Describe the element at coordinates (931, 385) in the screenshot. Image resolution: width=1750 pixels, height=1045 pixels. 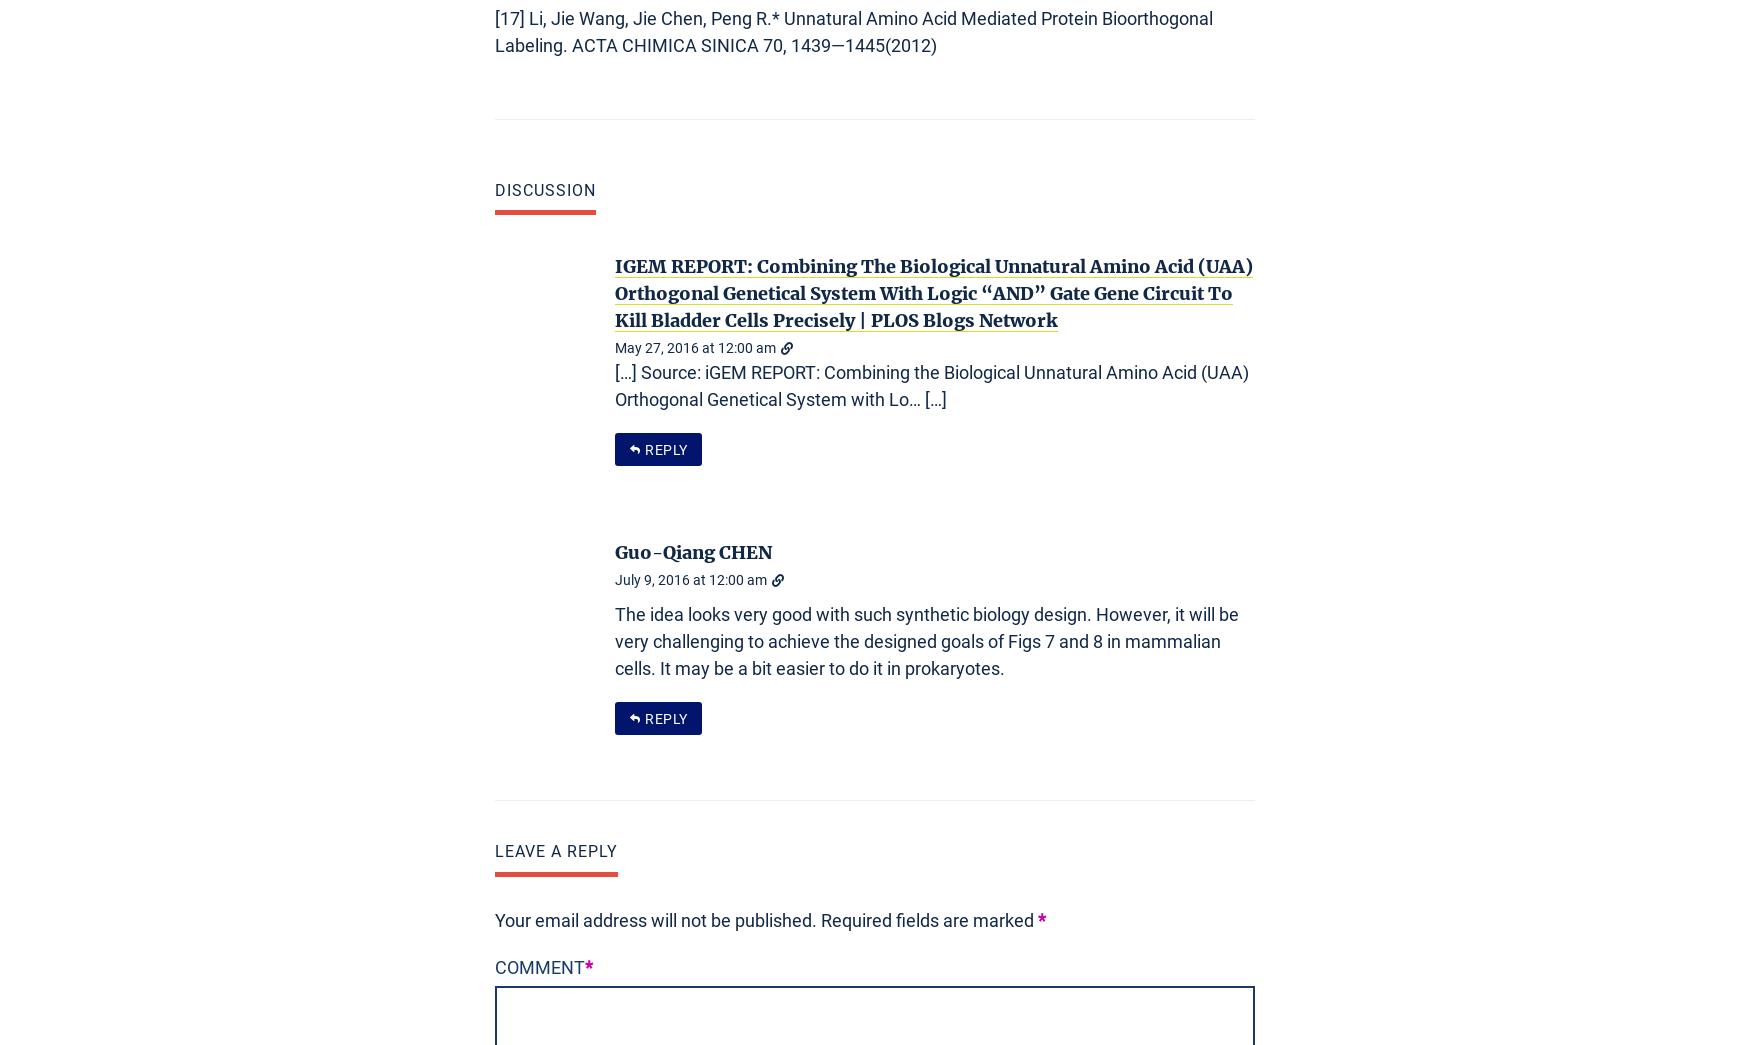
I see `'[…] Source: iGEM REPORT: Combining the Biological Unnatural Amino Acid (UAA) Orthogonal Genetical System with Lo… […]'` at that location.